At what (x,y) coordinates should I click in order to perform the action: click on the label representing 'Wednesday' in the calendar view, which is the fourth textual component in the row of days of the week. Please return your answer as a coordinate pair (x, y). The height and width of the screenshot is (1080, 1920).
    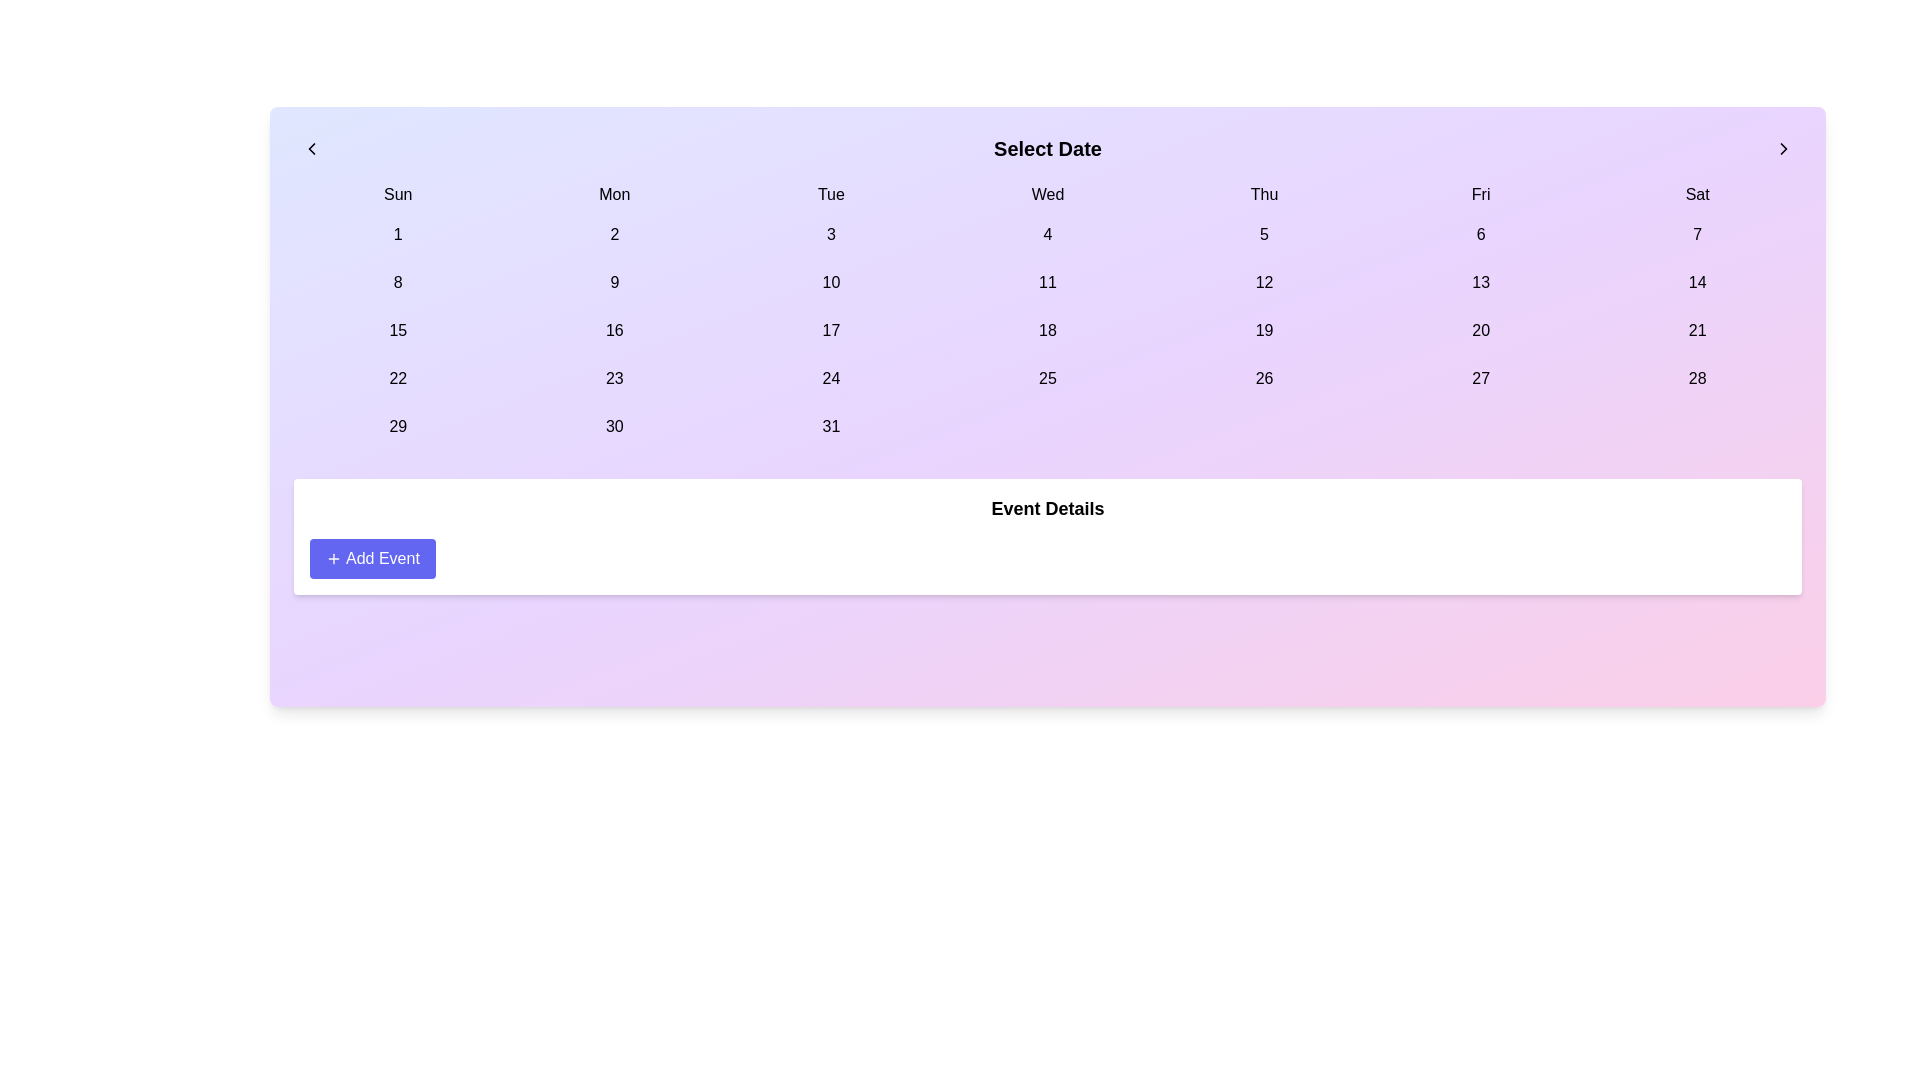
    Looking at the image, I should click on (1046, 195).